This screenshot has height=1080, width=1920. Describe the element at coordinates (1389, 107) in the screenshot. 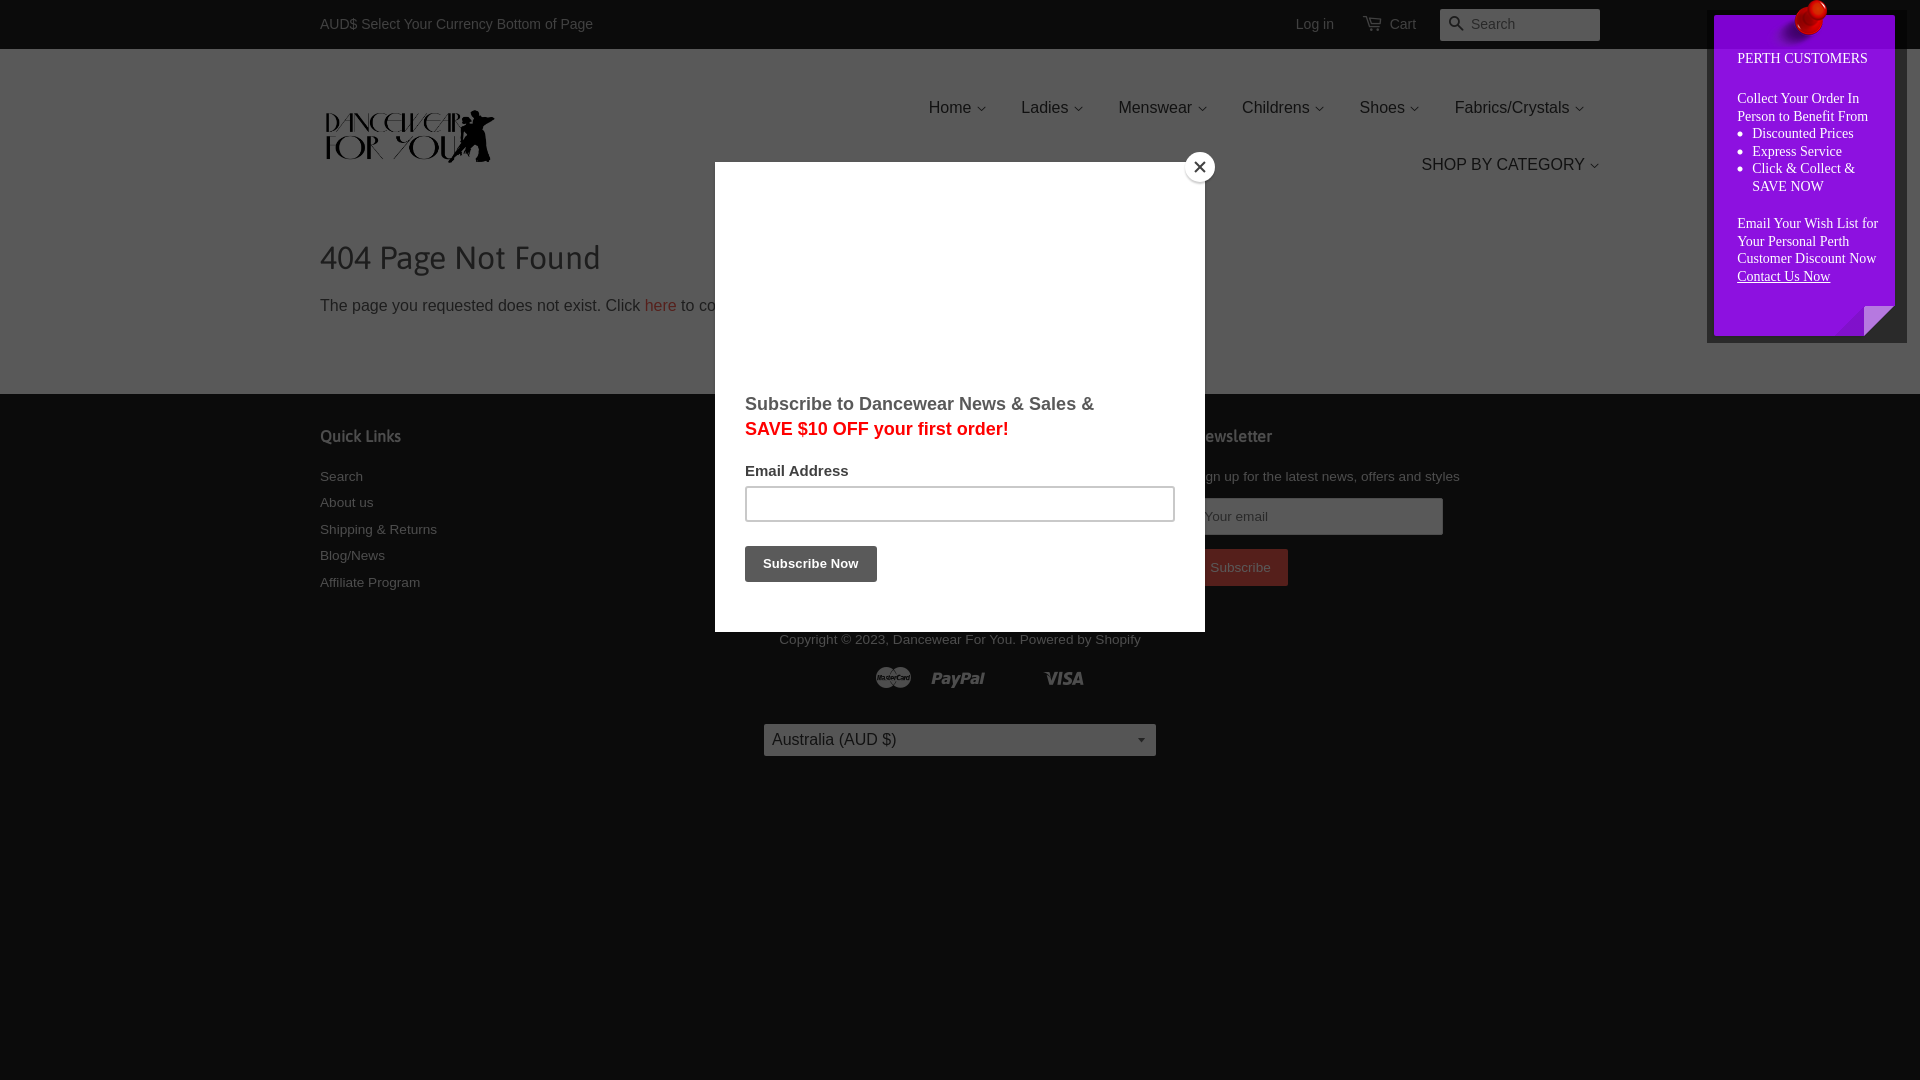

I see `'Shoes'` at that location.